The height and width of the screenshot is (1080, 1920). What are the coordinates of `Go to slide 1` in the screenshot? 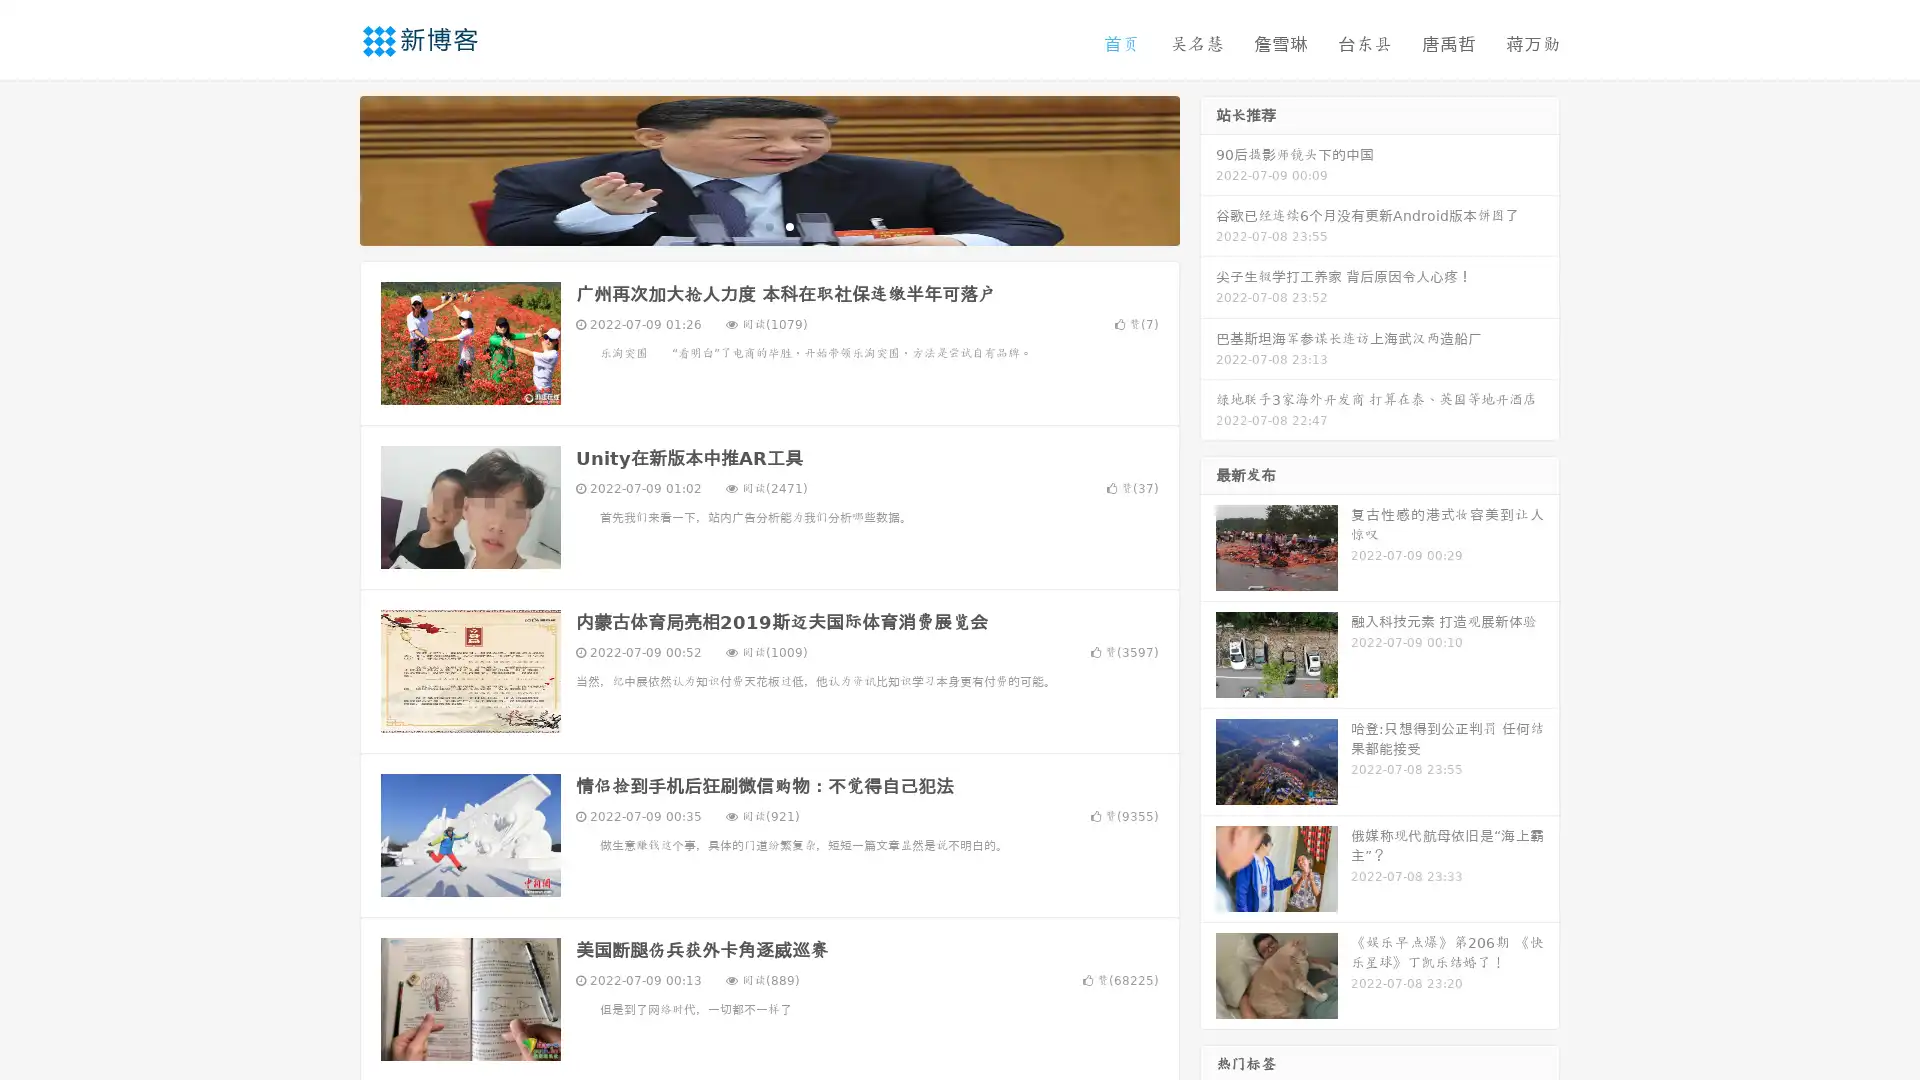 It's located at (748, 225).